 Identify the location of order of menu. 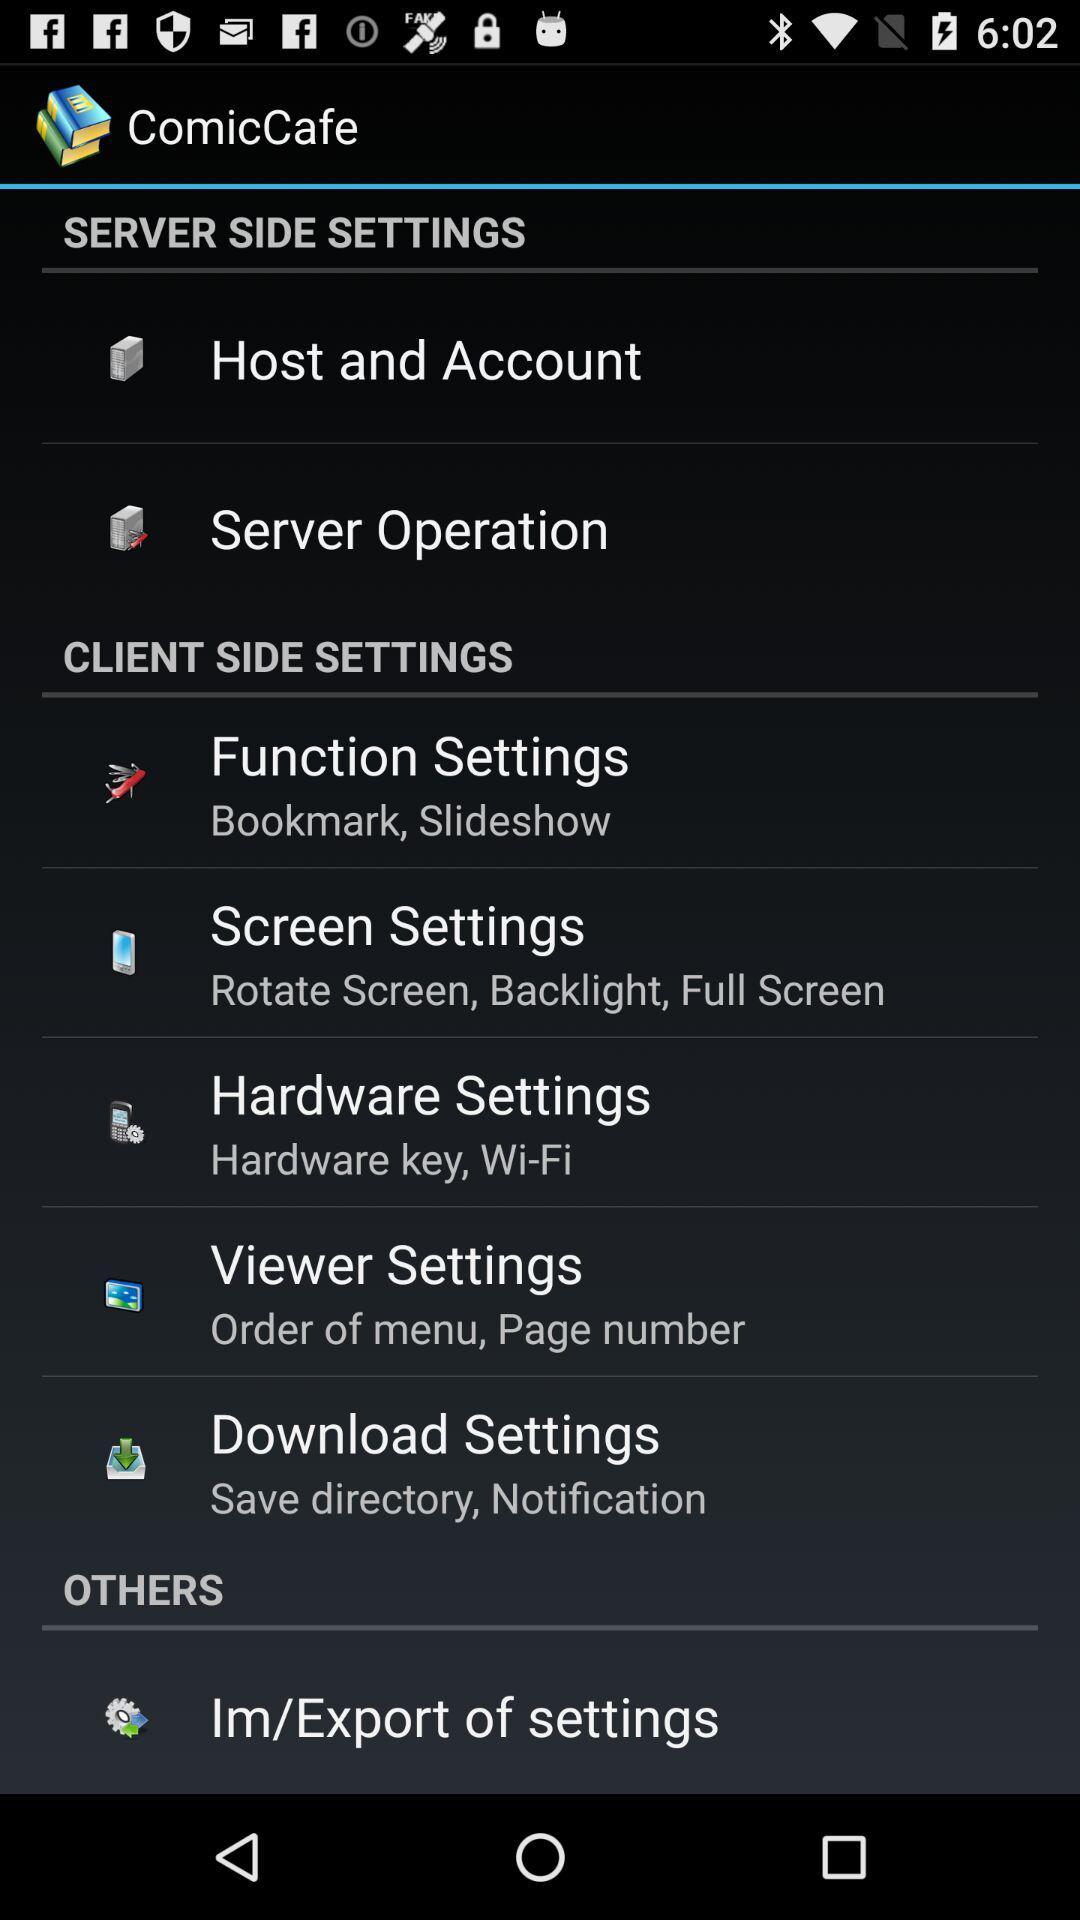
(477, 1327).